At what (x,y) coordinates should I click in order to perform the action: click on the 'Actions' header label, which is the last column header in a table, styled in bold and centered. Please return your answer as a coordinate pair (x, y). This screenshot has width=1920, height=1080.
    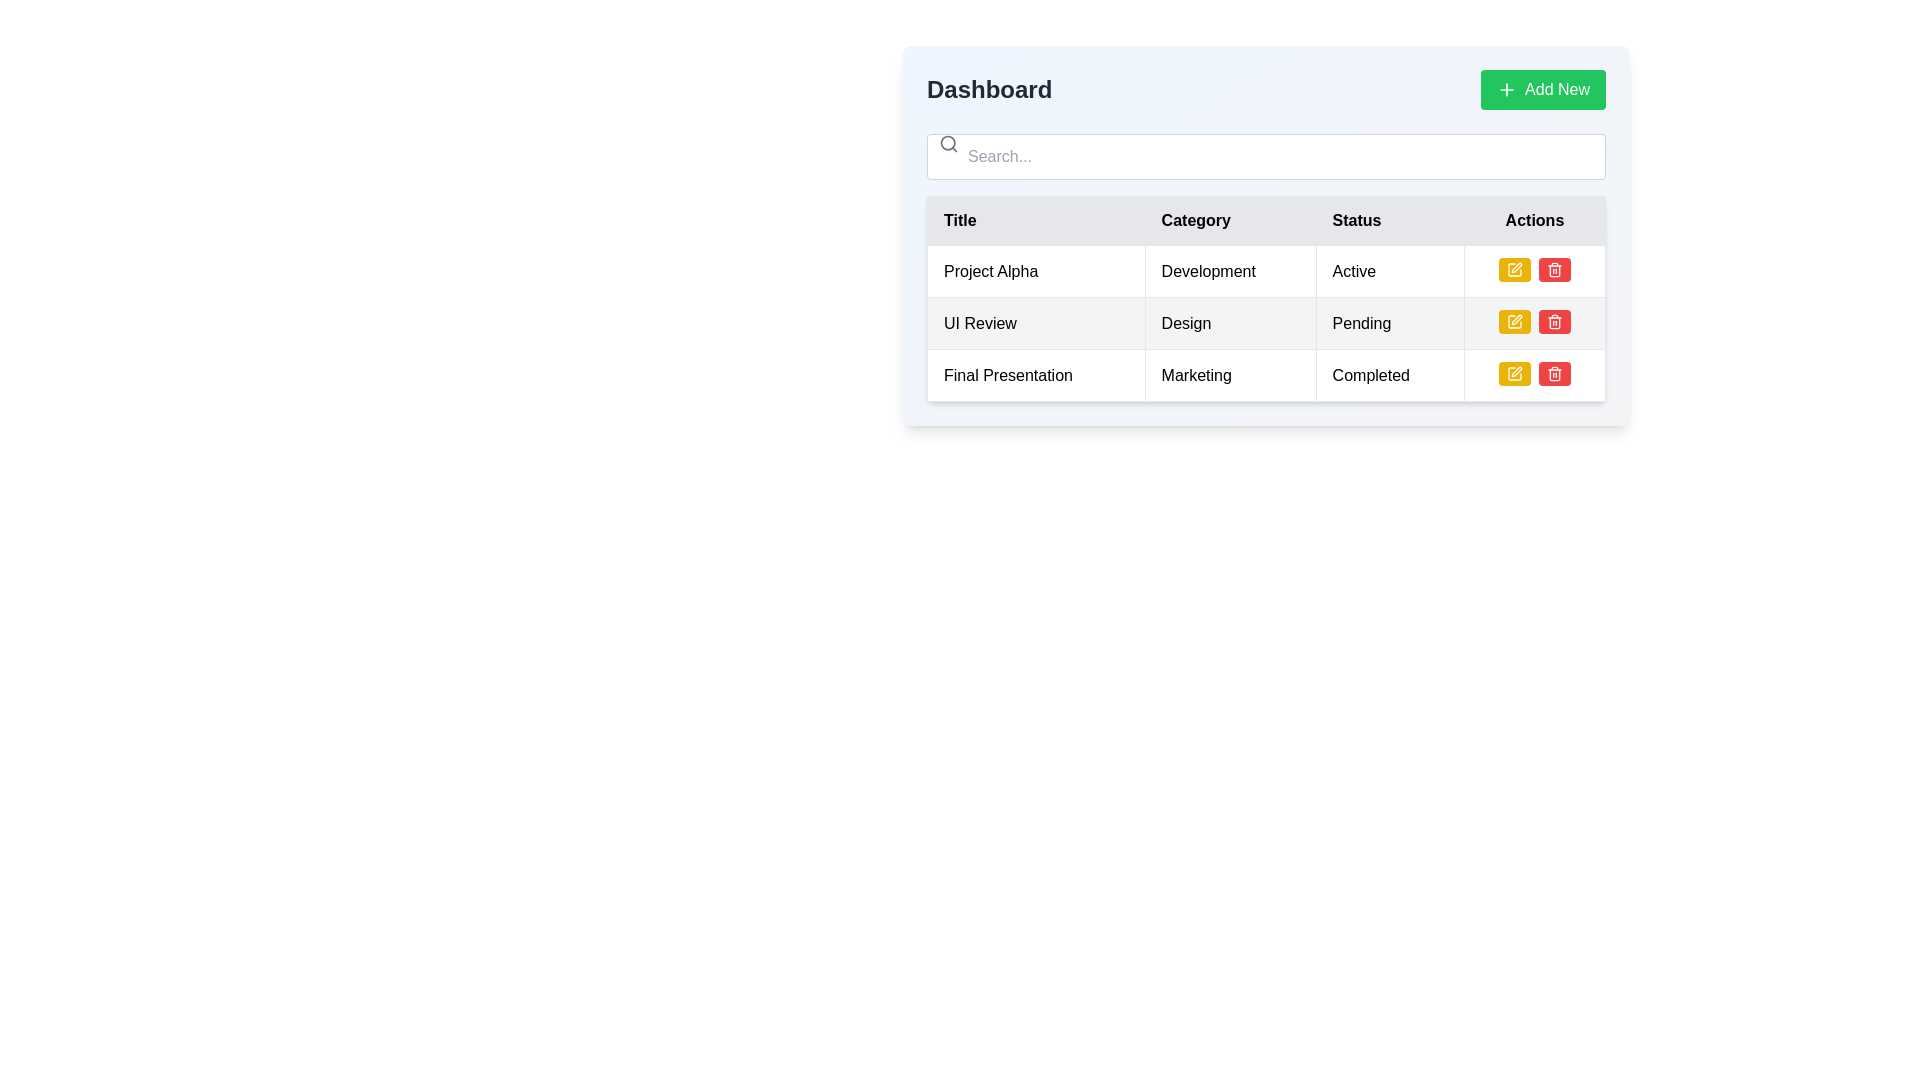
    Looking at the image, I should click on (1534, 220).